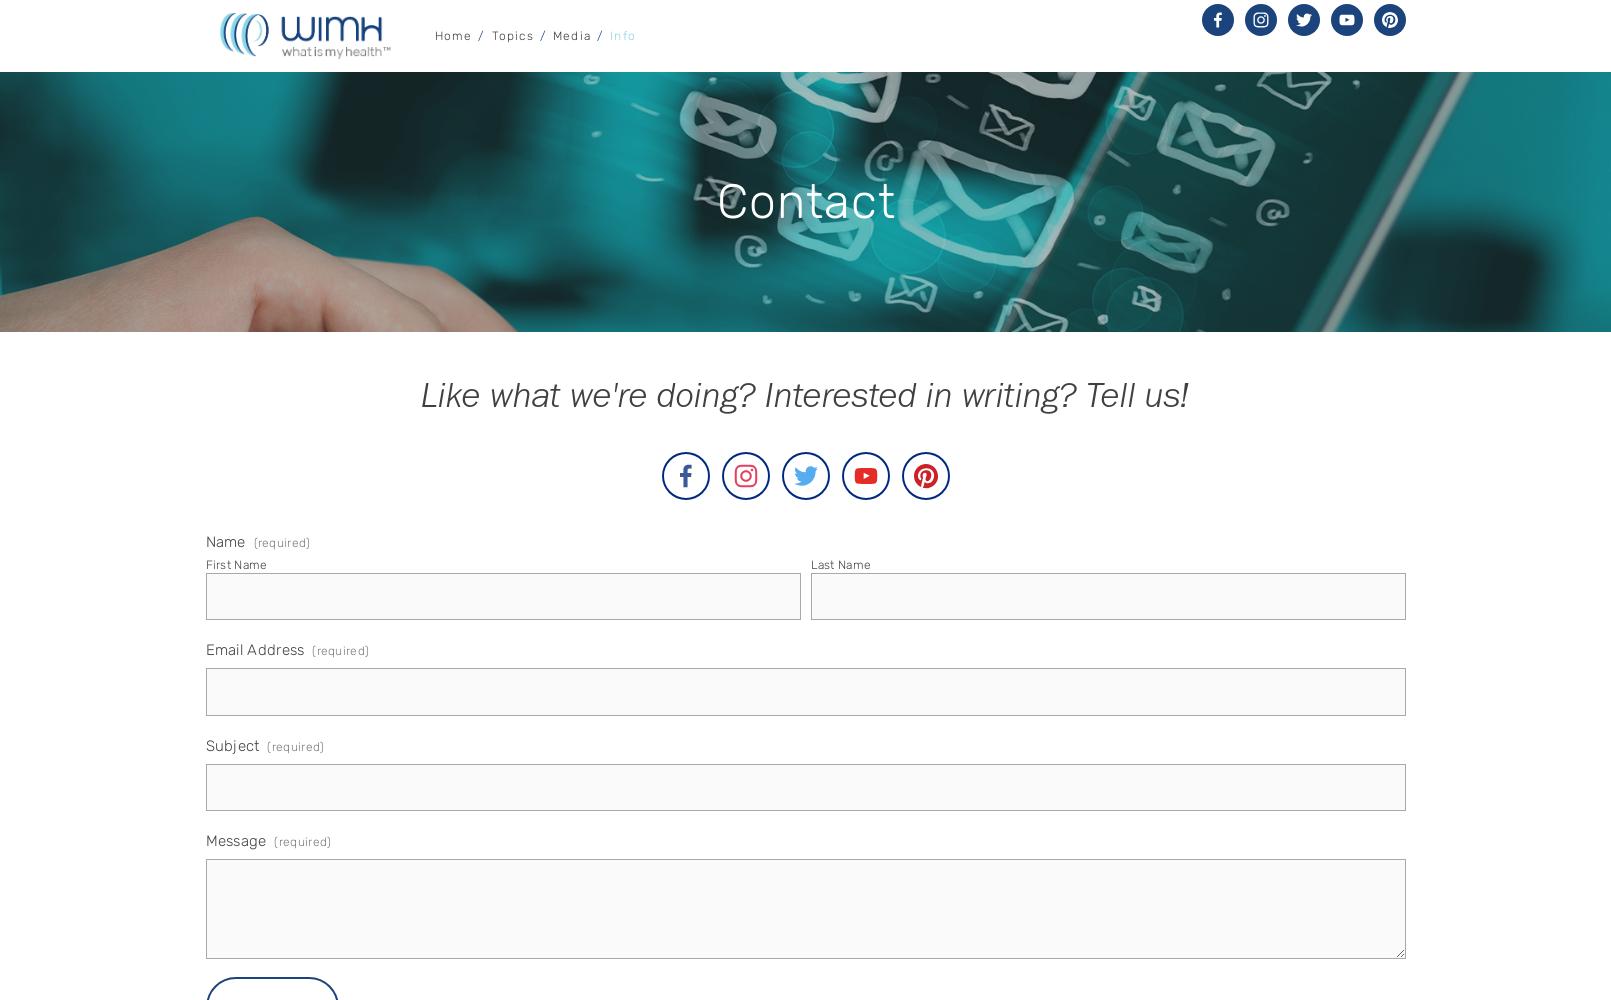 The height and width of the screenshot is (1000, 1611). Describe the element at coordinates (420, 401) in the screenshot. I see `'Like what we're doing? Interested in writing? Tell us!'` at that location.